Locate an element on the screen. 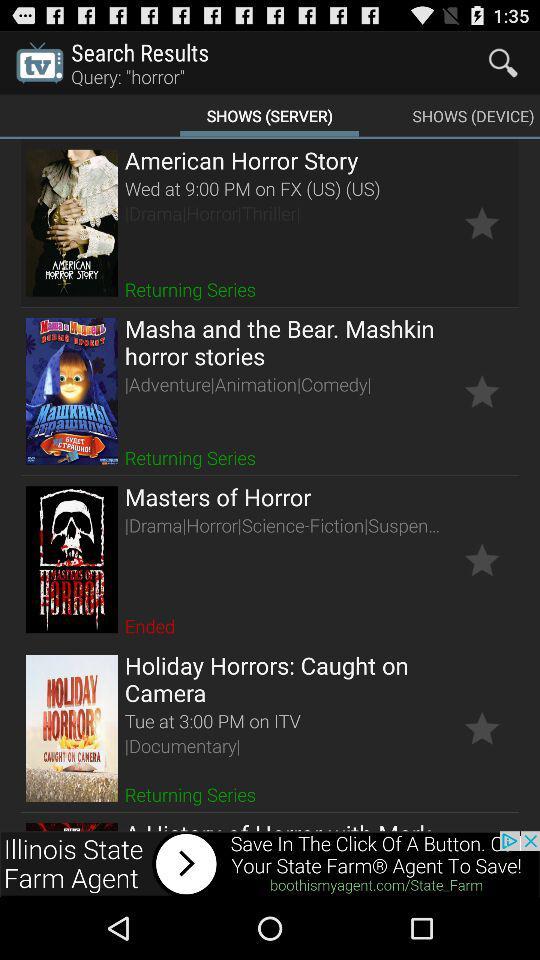 Image resolution: width=540 pixels, height=960 pixels. mark as favorite is located at coordinates (481, 559).